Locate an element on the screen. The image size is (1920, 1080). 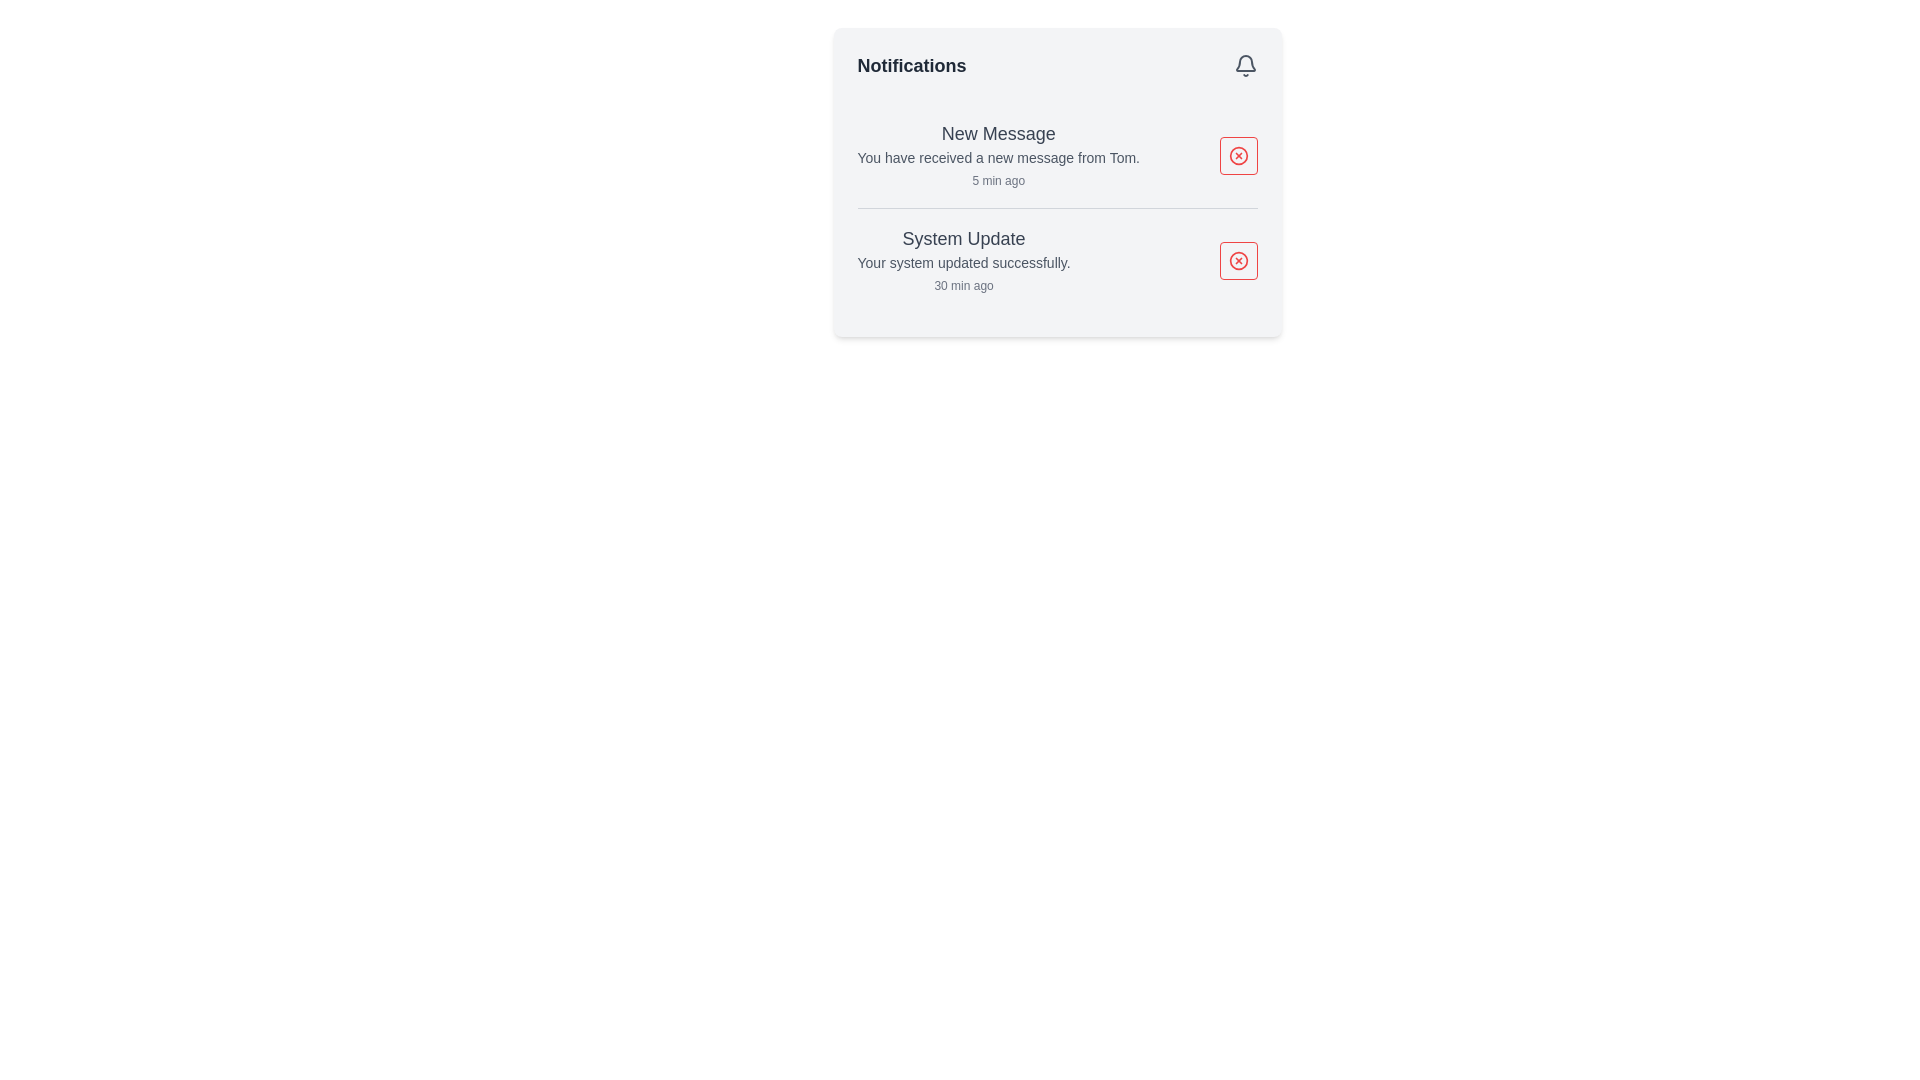
the informational notification block titled 'System Update' which contains the message 'Your system updated successfully.' is located at coordinates (964, 260).